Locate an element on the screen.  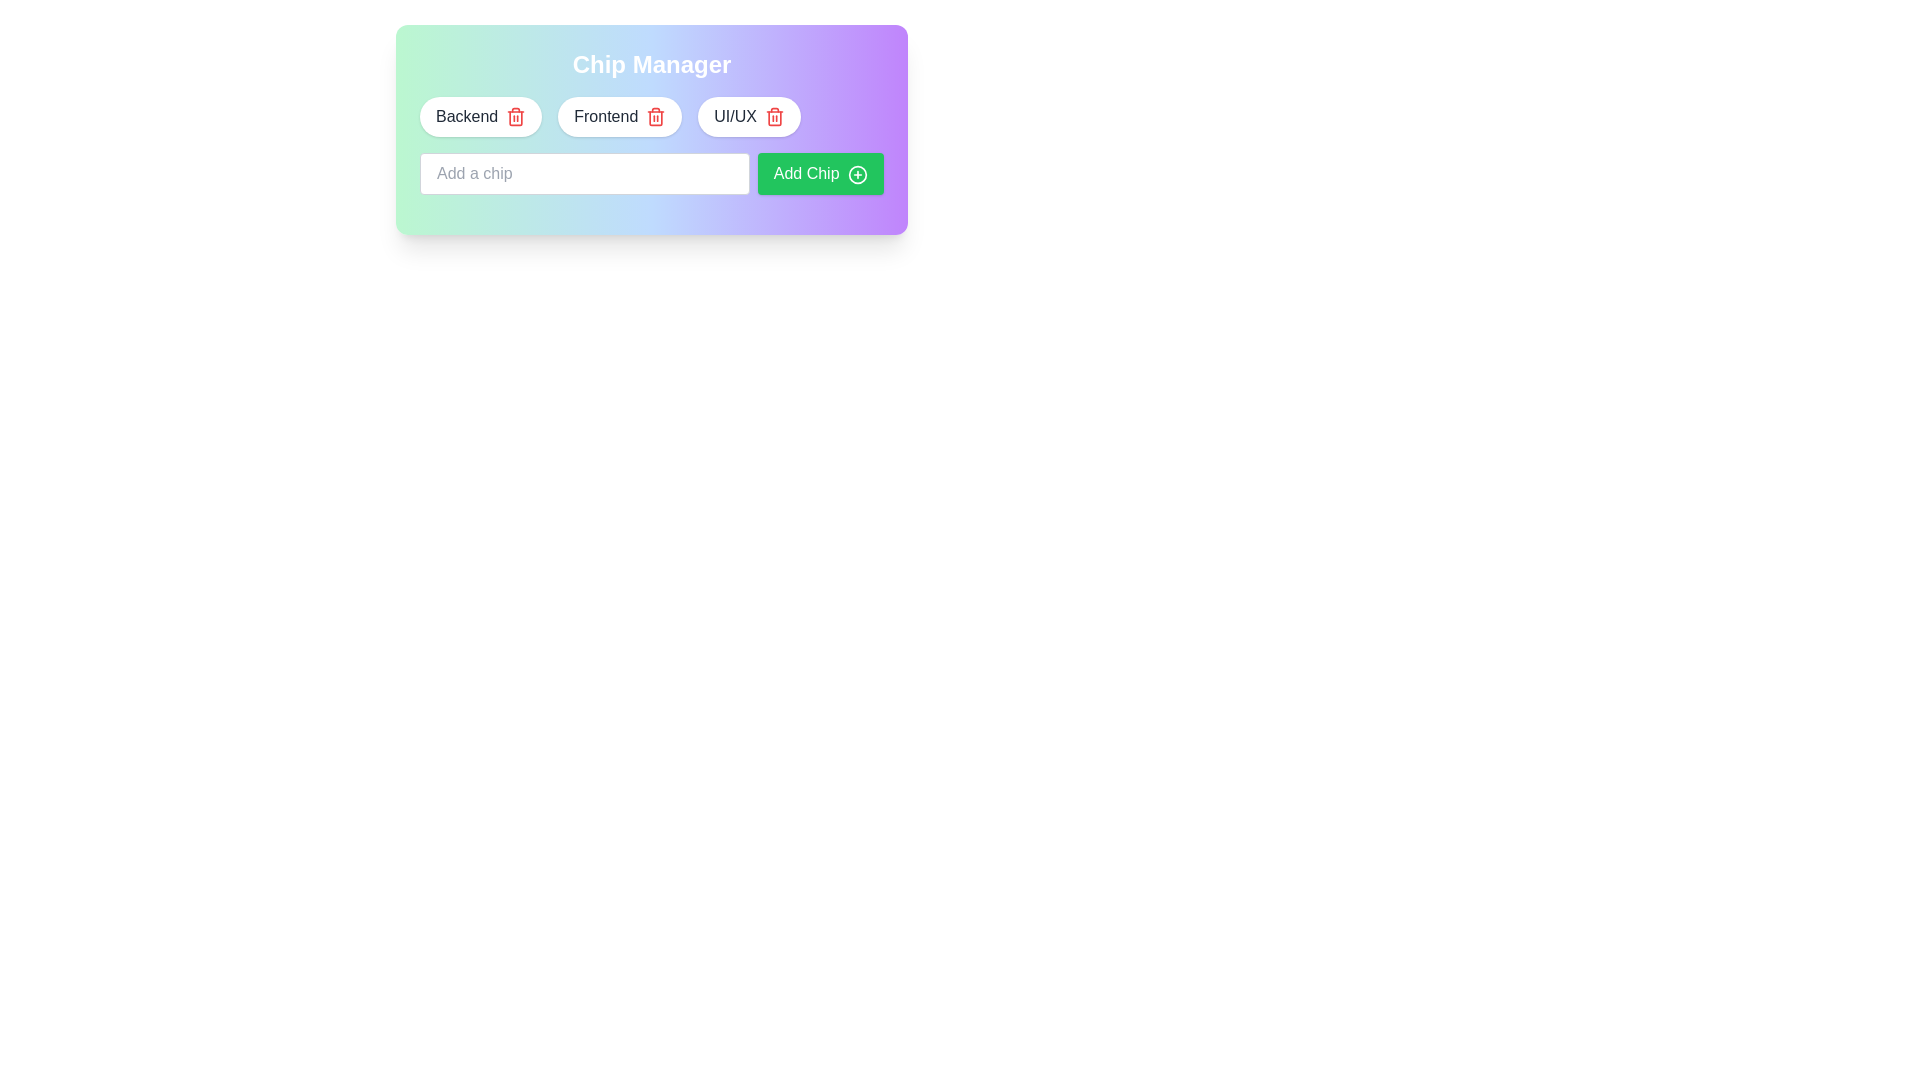
the 'Frontend' chip element is located at coordinates (619, 116).